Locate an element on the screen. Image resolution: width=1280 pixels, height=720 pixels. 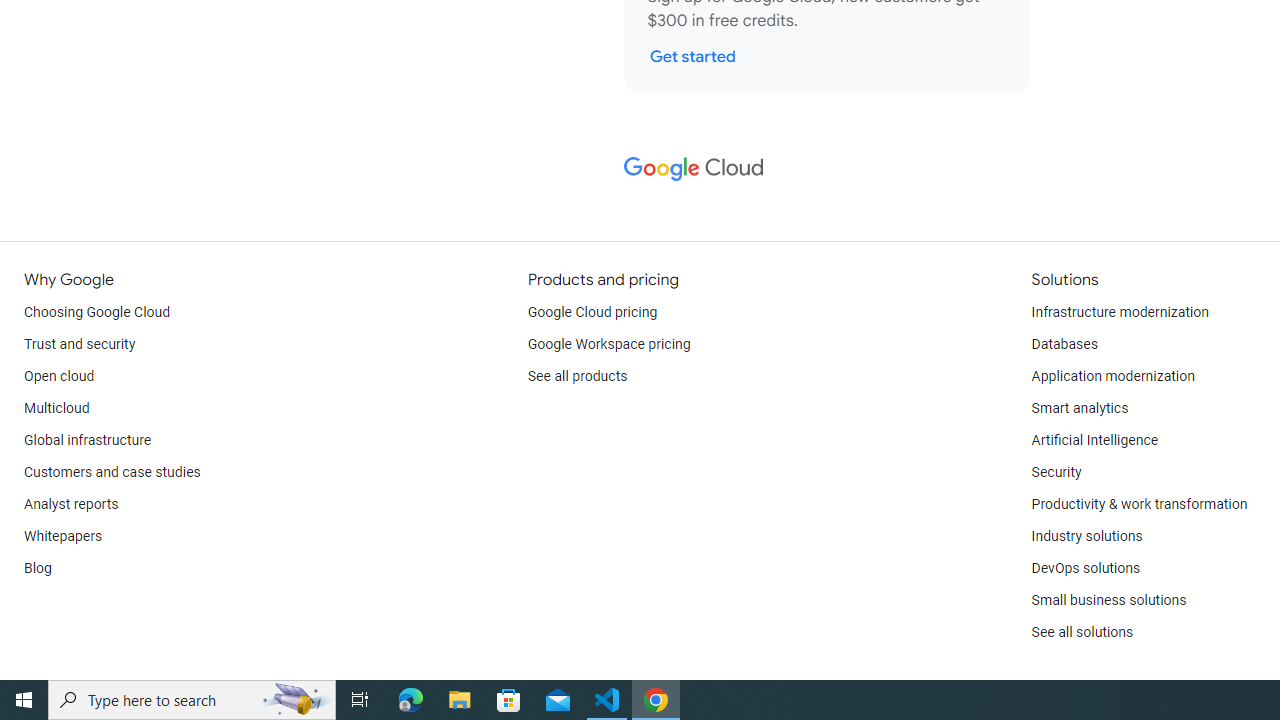
'Google Cloud' is located at coordinates (693, 167).